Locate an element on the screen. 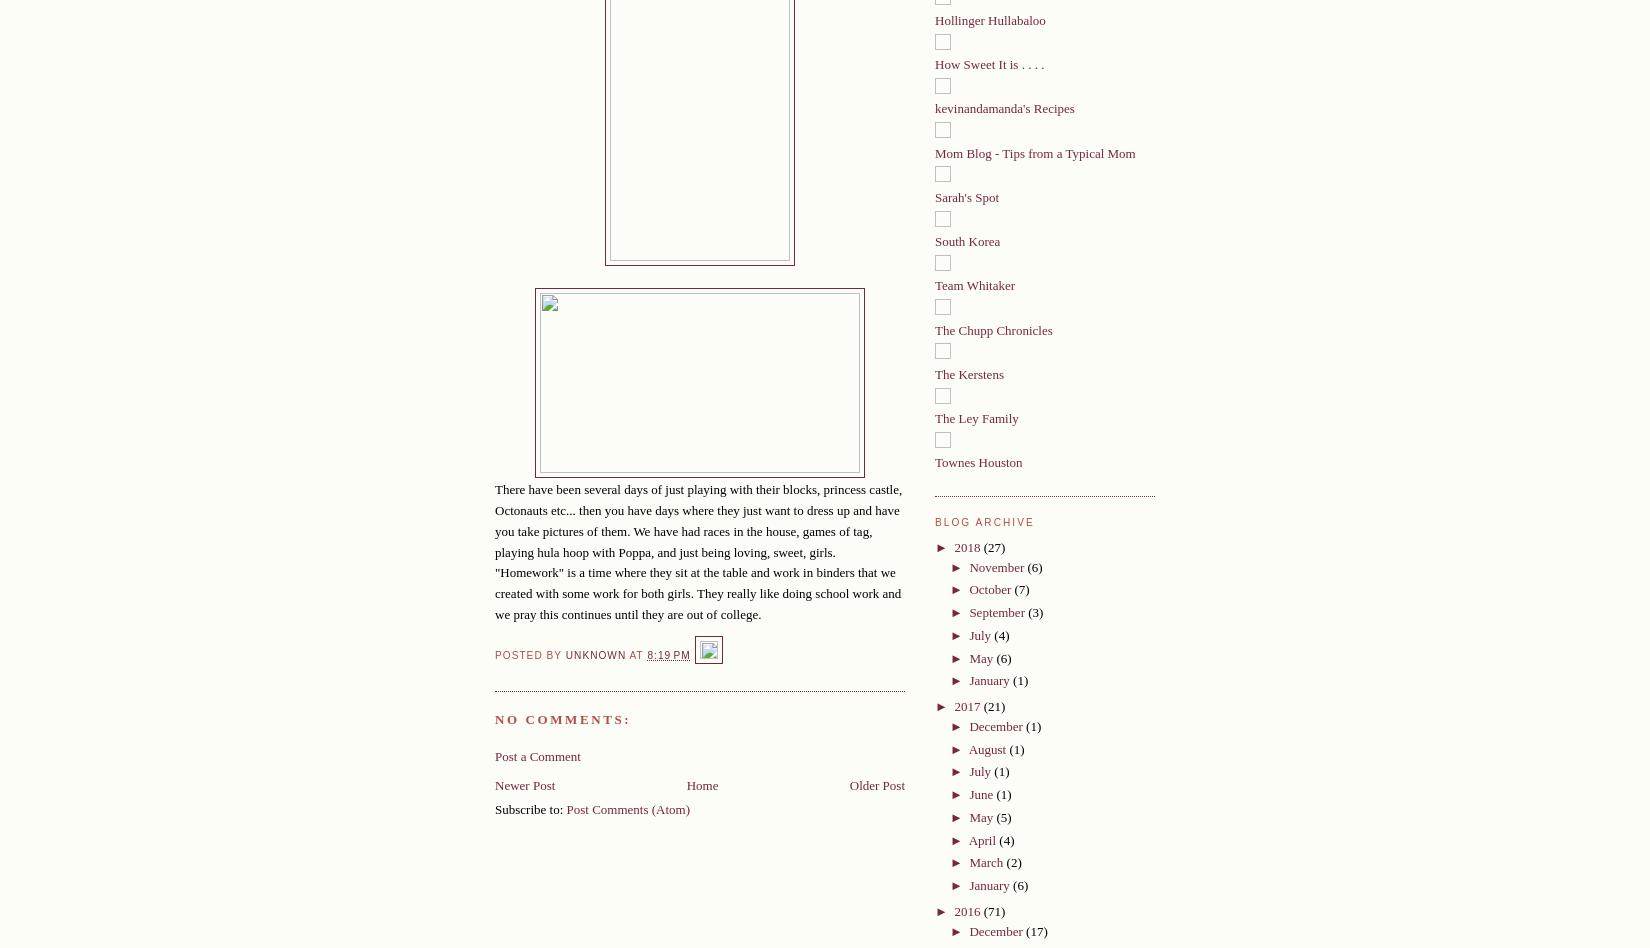 This screenshot has height=948, width=1650. 'Newer Post' is located at coordinates (494, 784).